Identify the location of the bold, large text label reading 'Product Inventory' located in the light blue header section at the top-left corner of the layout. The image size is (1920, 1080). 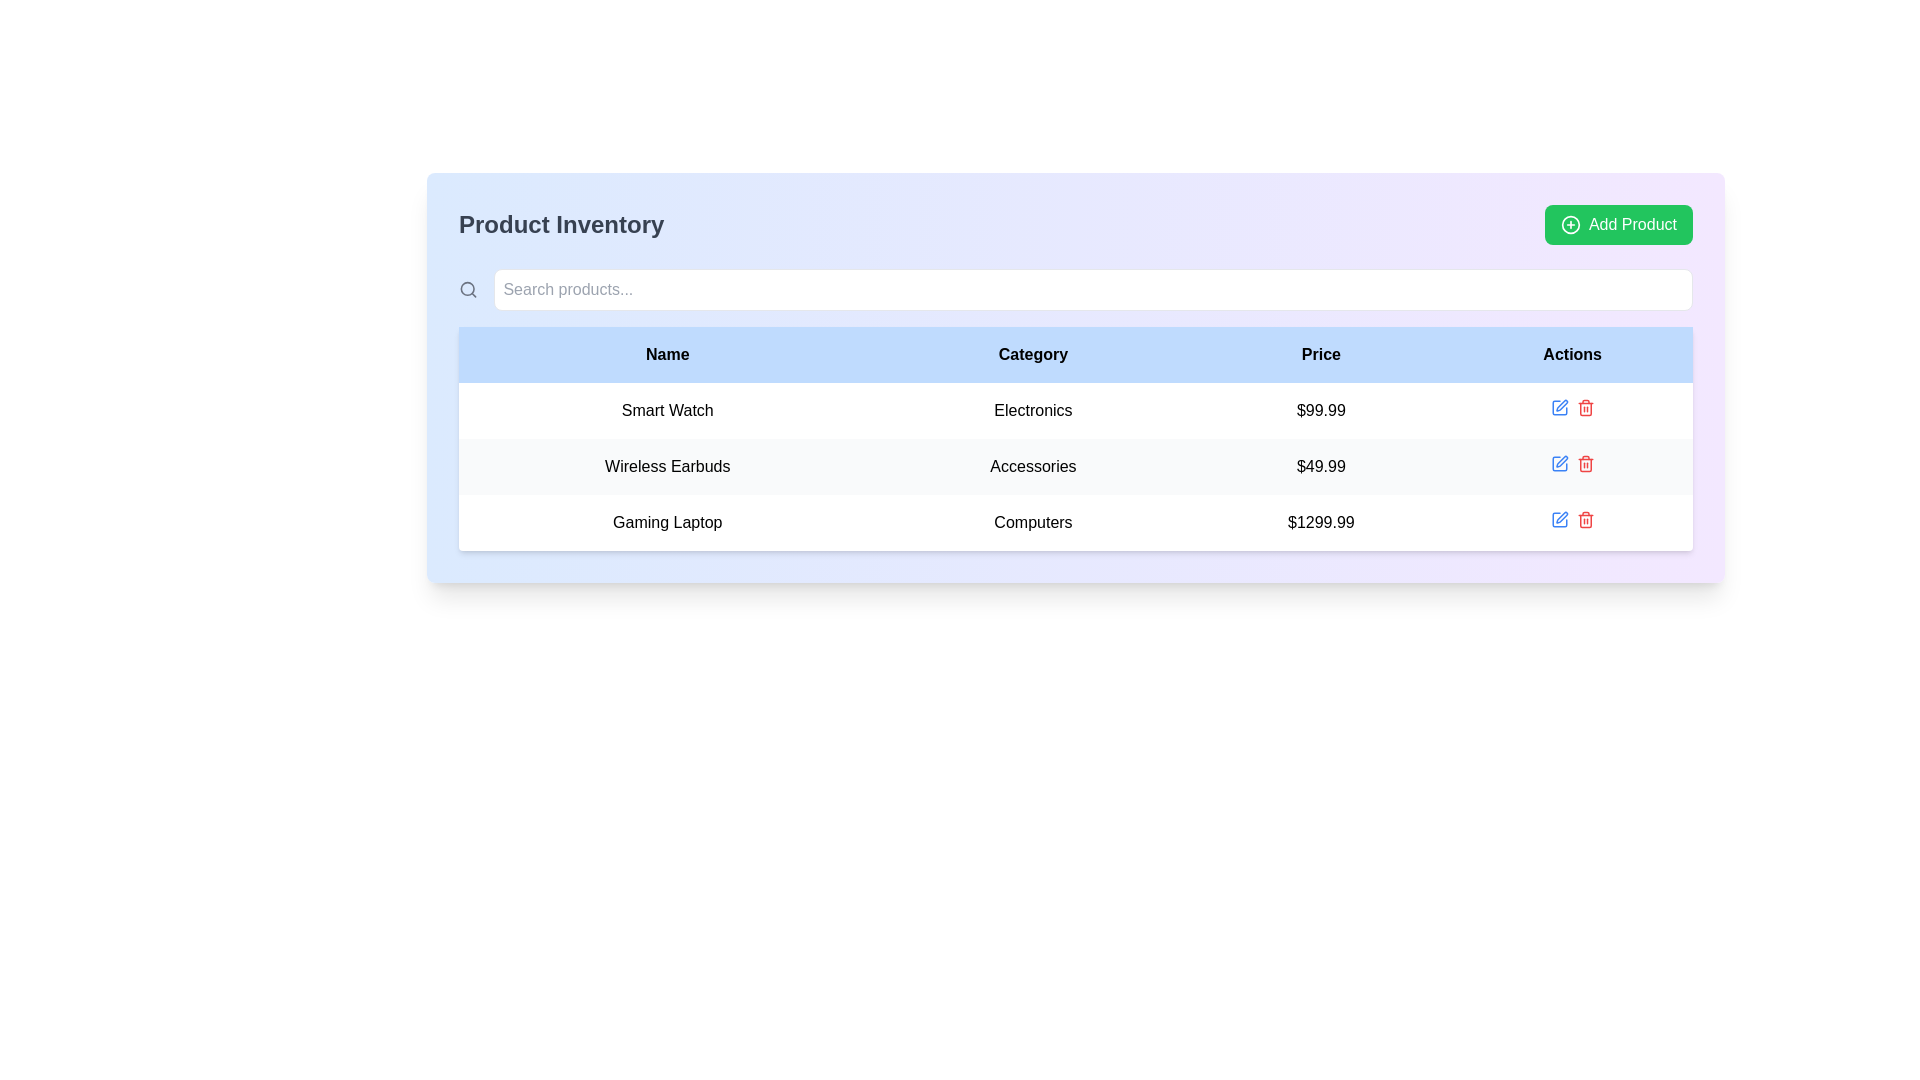
(560, 224).